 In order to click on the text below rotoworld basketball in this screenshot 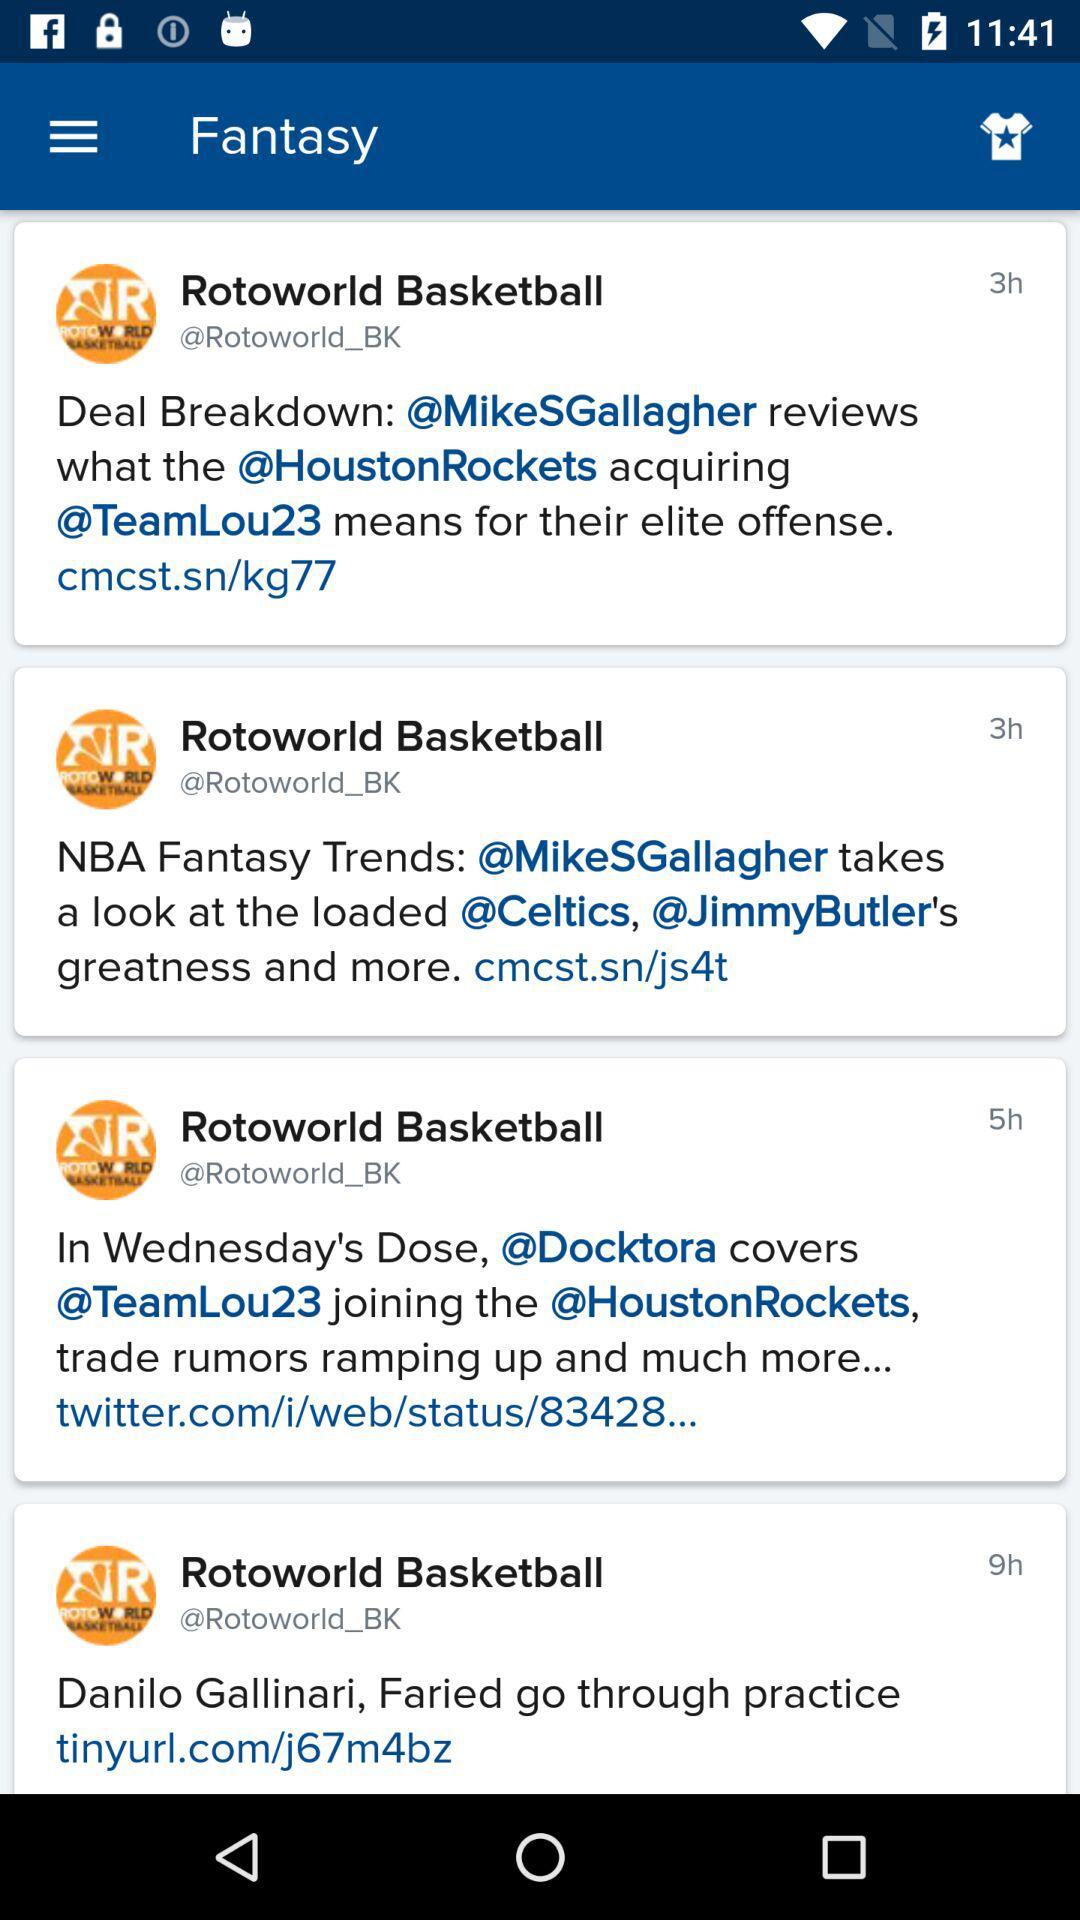, I will do `click(540, 483)`.